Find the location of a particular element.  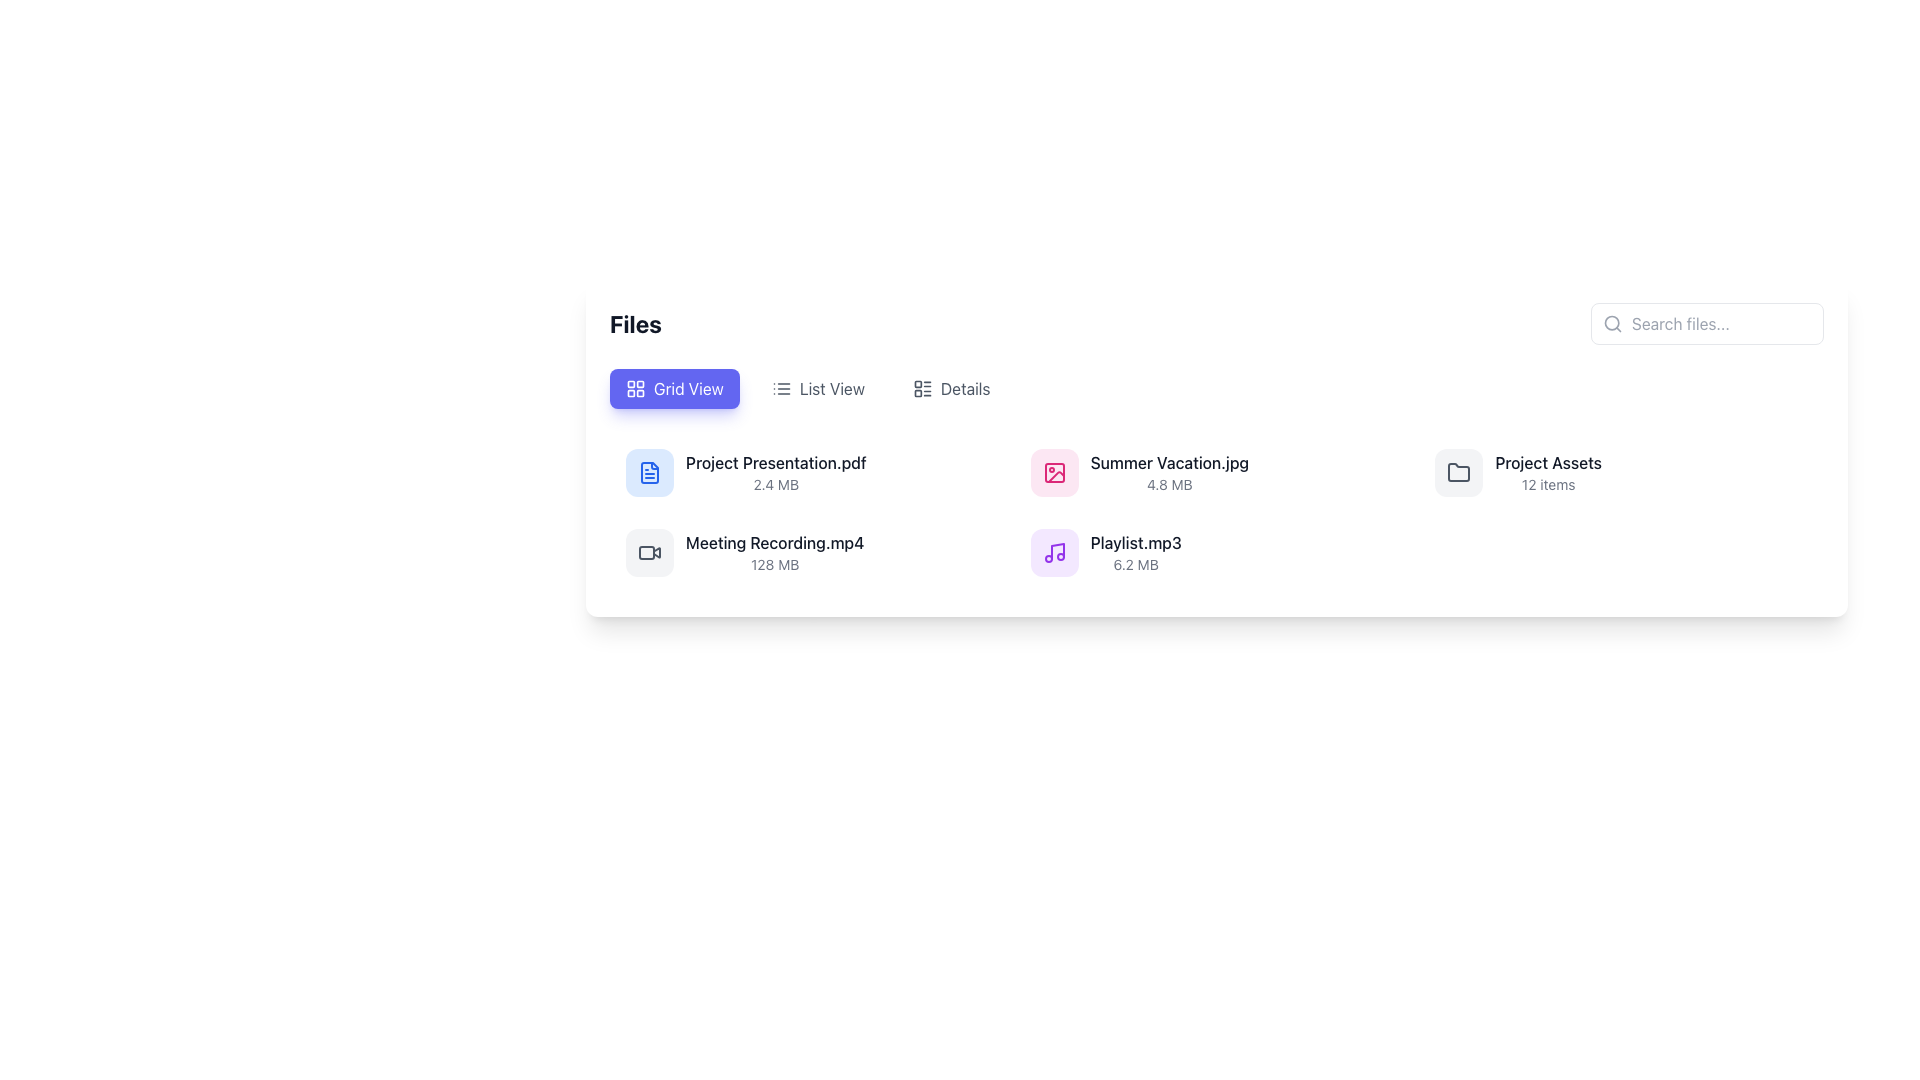

the SVG rectangle that is part of the video camera icon representing 'Meeting Recording.mp4', located at the center-right of the icon is located at coordinates (647, 552).